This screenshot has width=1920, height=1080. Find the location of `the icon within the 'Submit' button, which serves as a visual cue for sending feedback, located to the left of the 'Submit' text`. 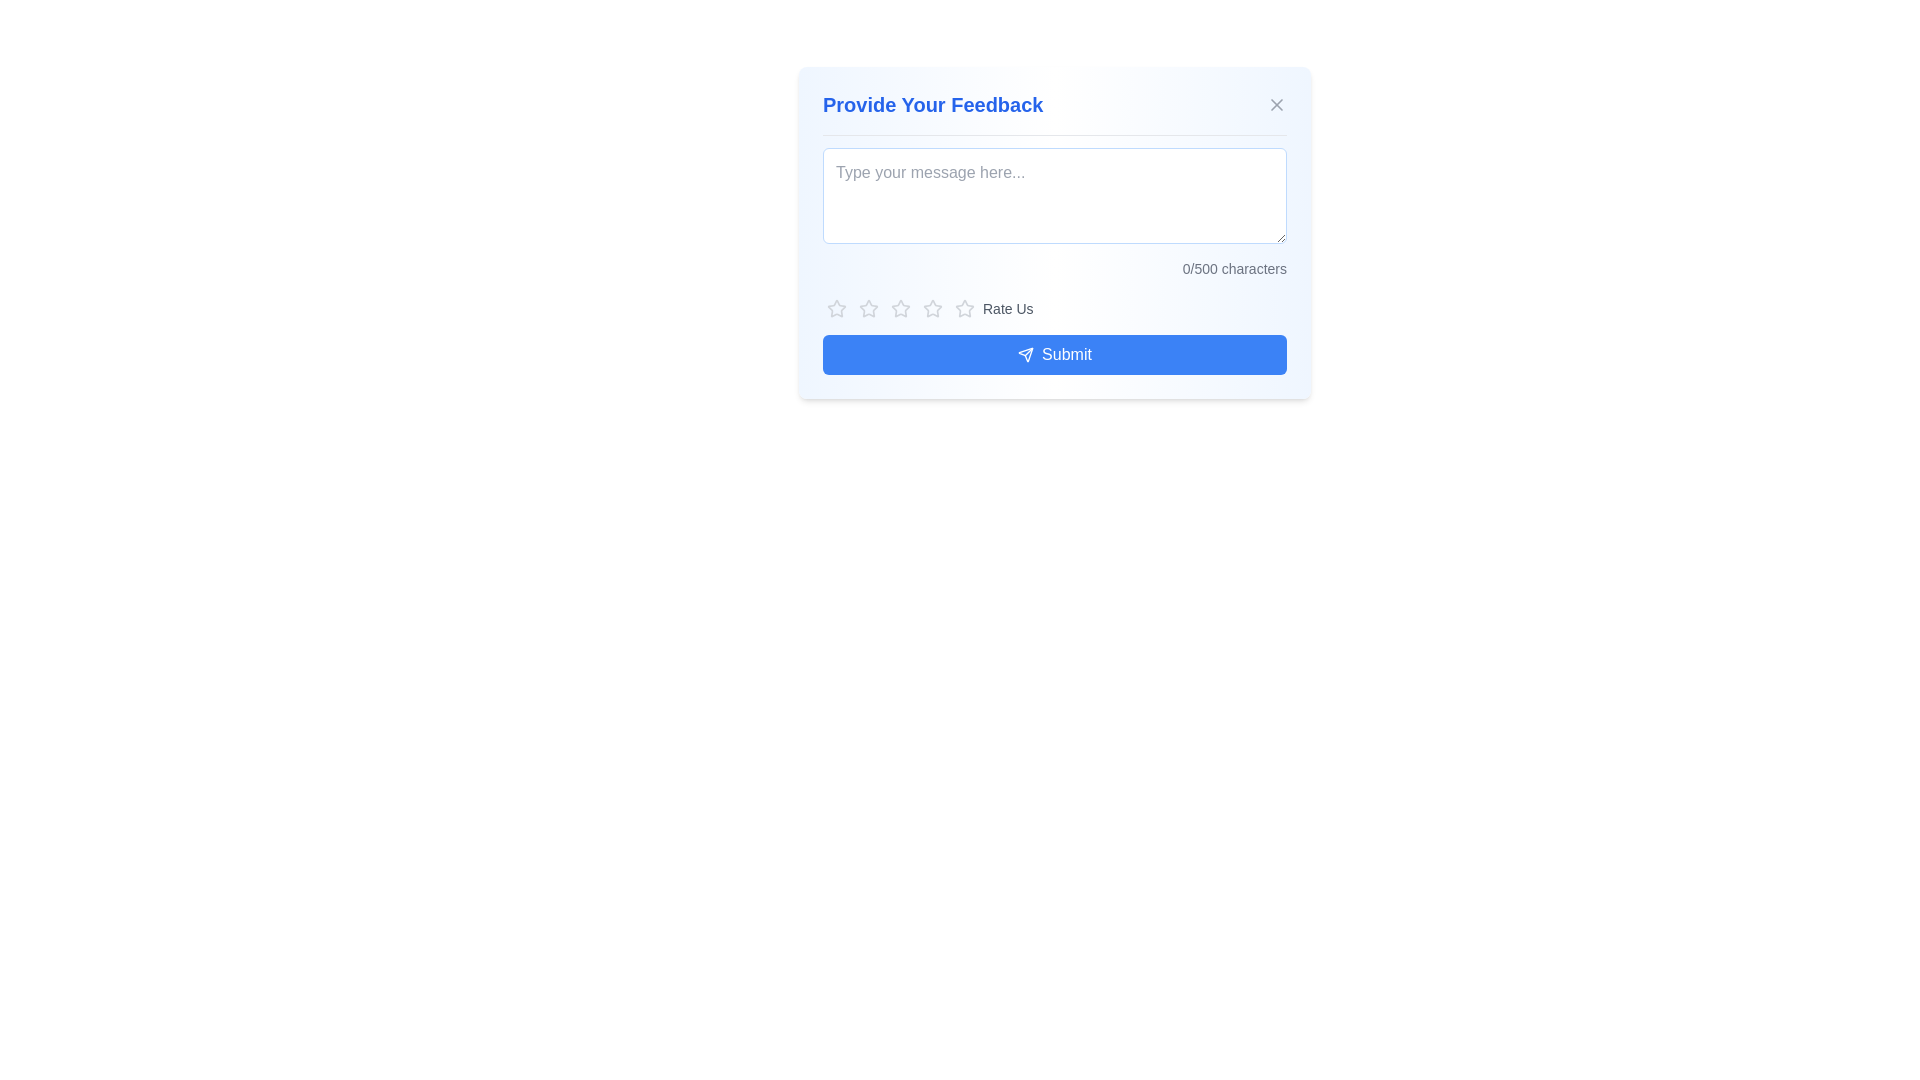

the icon within the 'Submit' button, which serves as a visual cue for sending feedback, located to the left of the 'Submit' text is located at coordinates (1026, 353).